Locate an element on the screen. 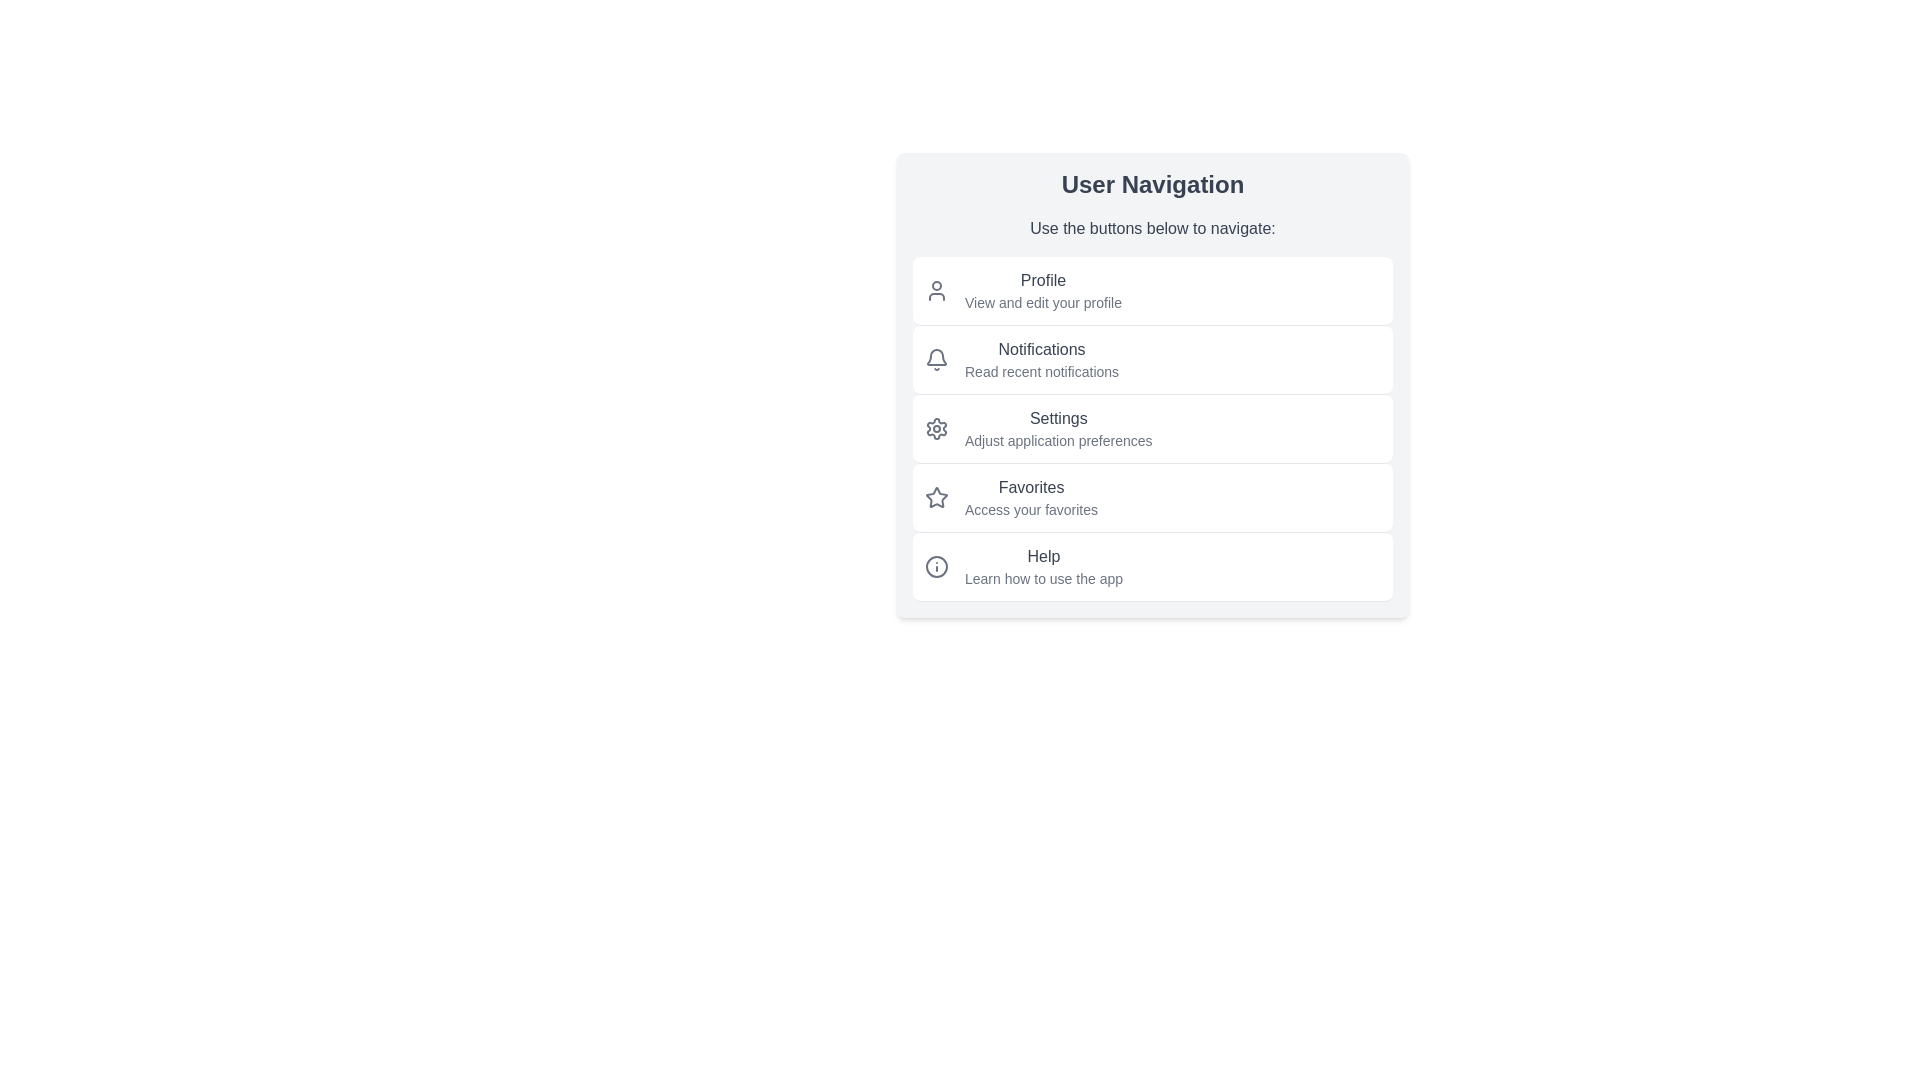 This screenshot has height=1080, width=1920. the menu item corresponding to Notifications to navigate to the desired section is located at coordinates (1152, 358).